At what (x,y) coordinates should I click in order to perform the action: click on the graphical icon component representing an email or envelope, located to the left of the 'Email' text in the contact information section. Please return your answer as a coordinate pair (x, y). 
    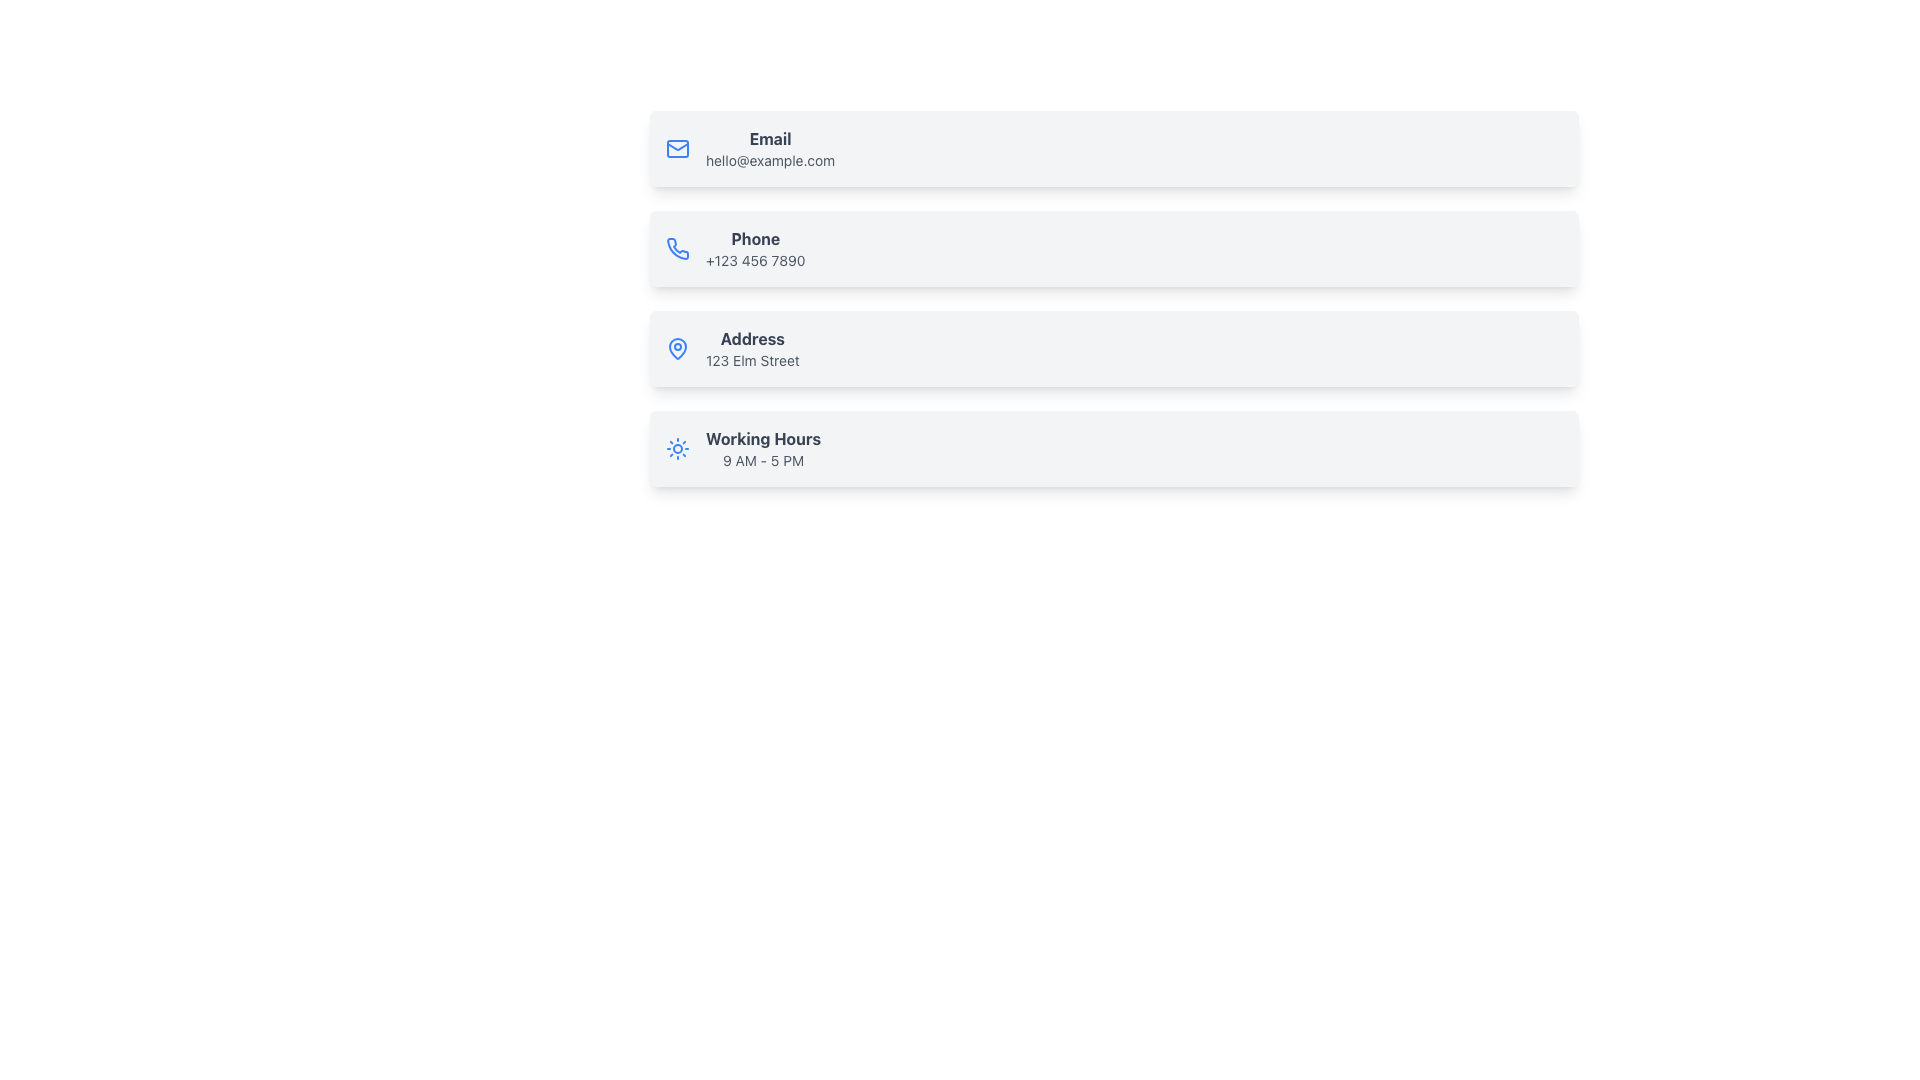
    Looking at the image, I should click on (677, 148).